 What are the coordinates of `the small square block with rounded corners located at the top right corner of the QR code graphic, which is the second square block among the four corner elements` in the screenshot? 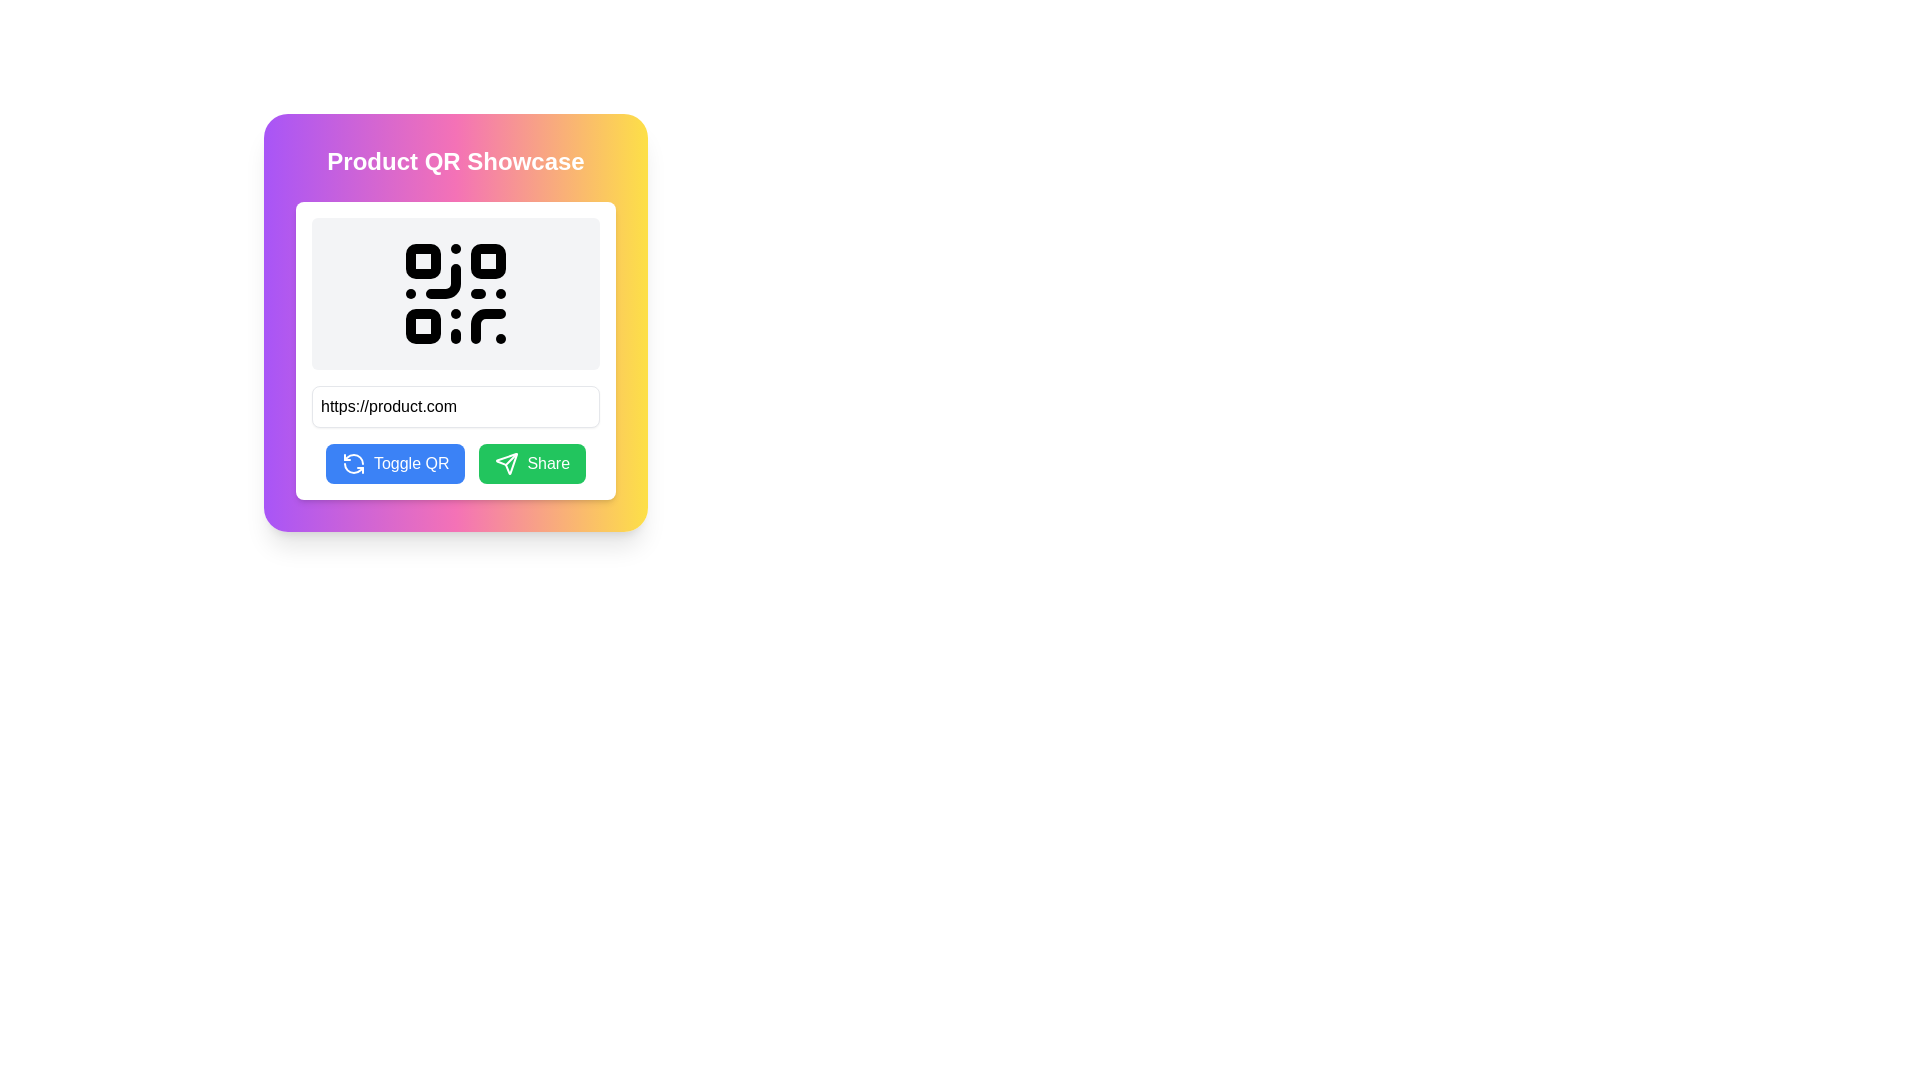 It's located at (488, 260).